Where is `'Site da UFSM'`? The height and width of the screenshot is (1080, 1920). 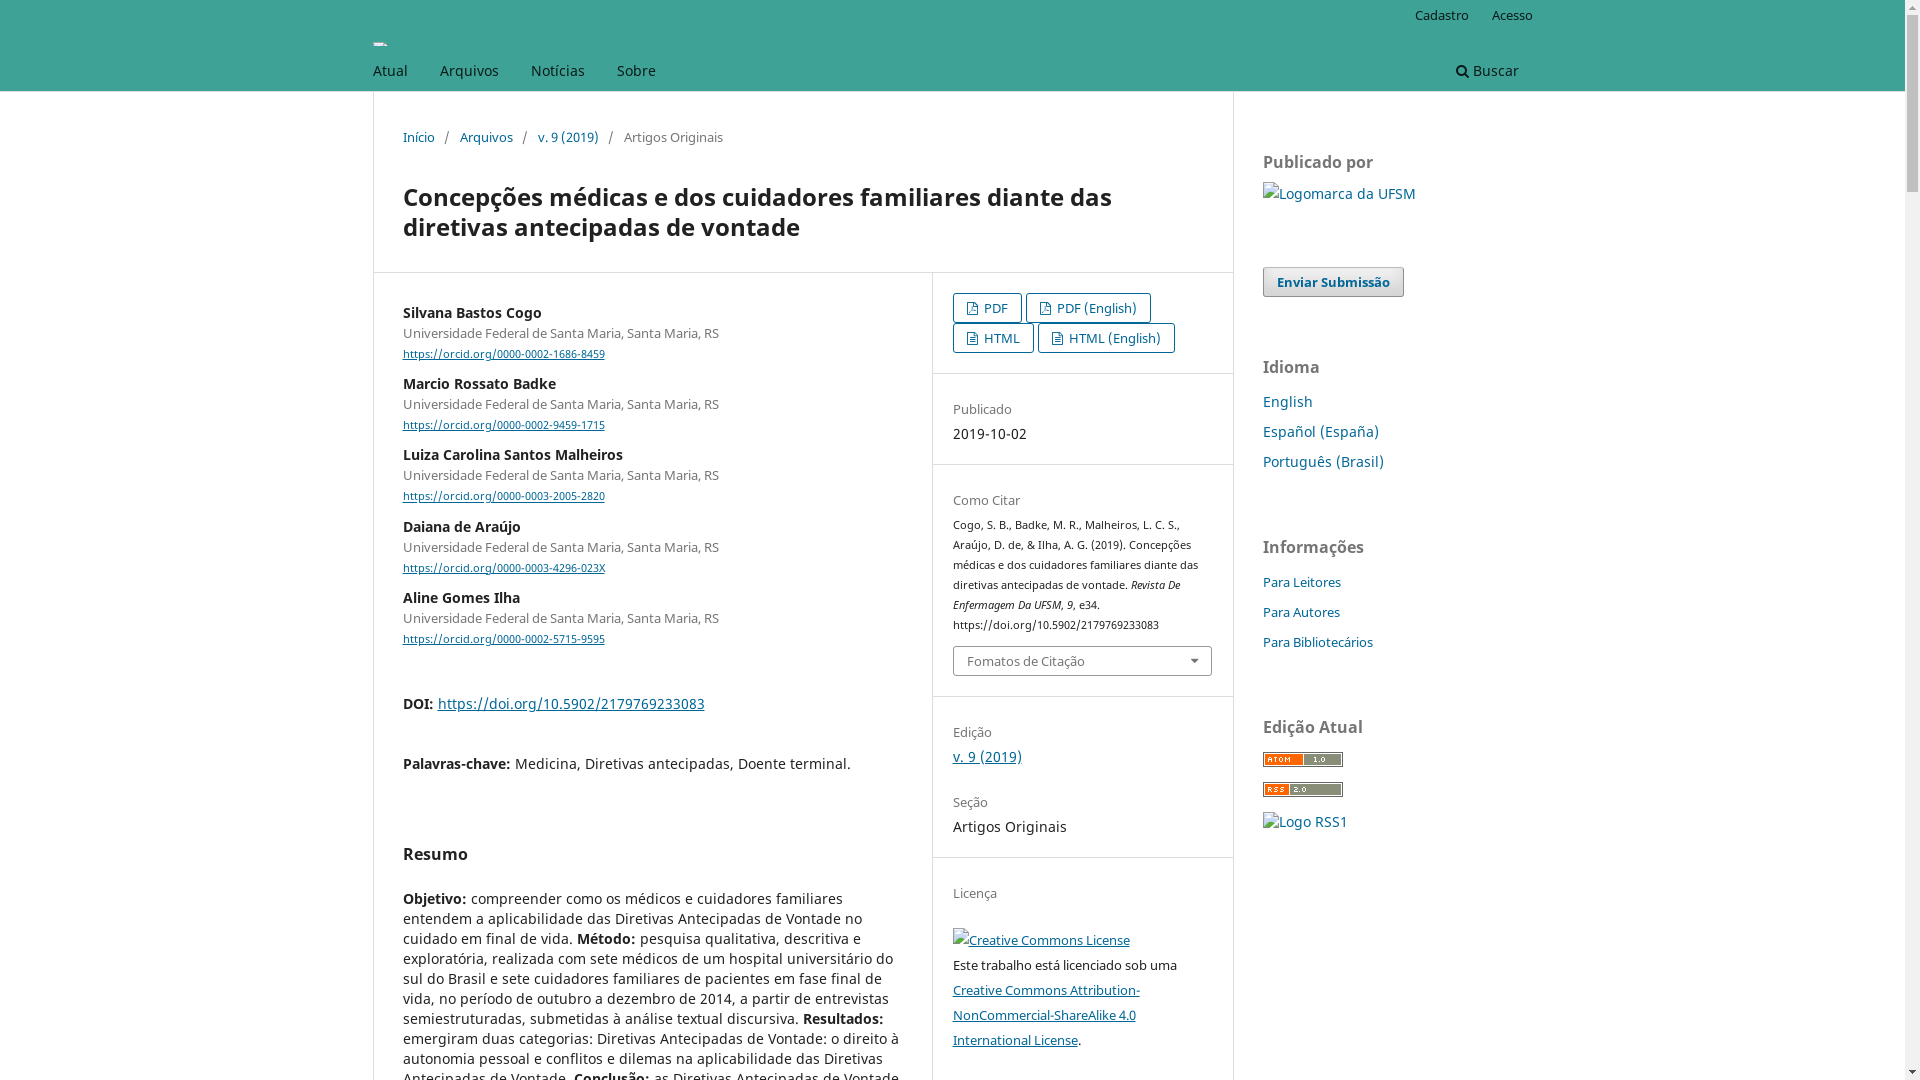
'Site da UFSM' is located at coordinates (1338, 193).